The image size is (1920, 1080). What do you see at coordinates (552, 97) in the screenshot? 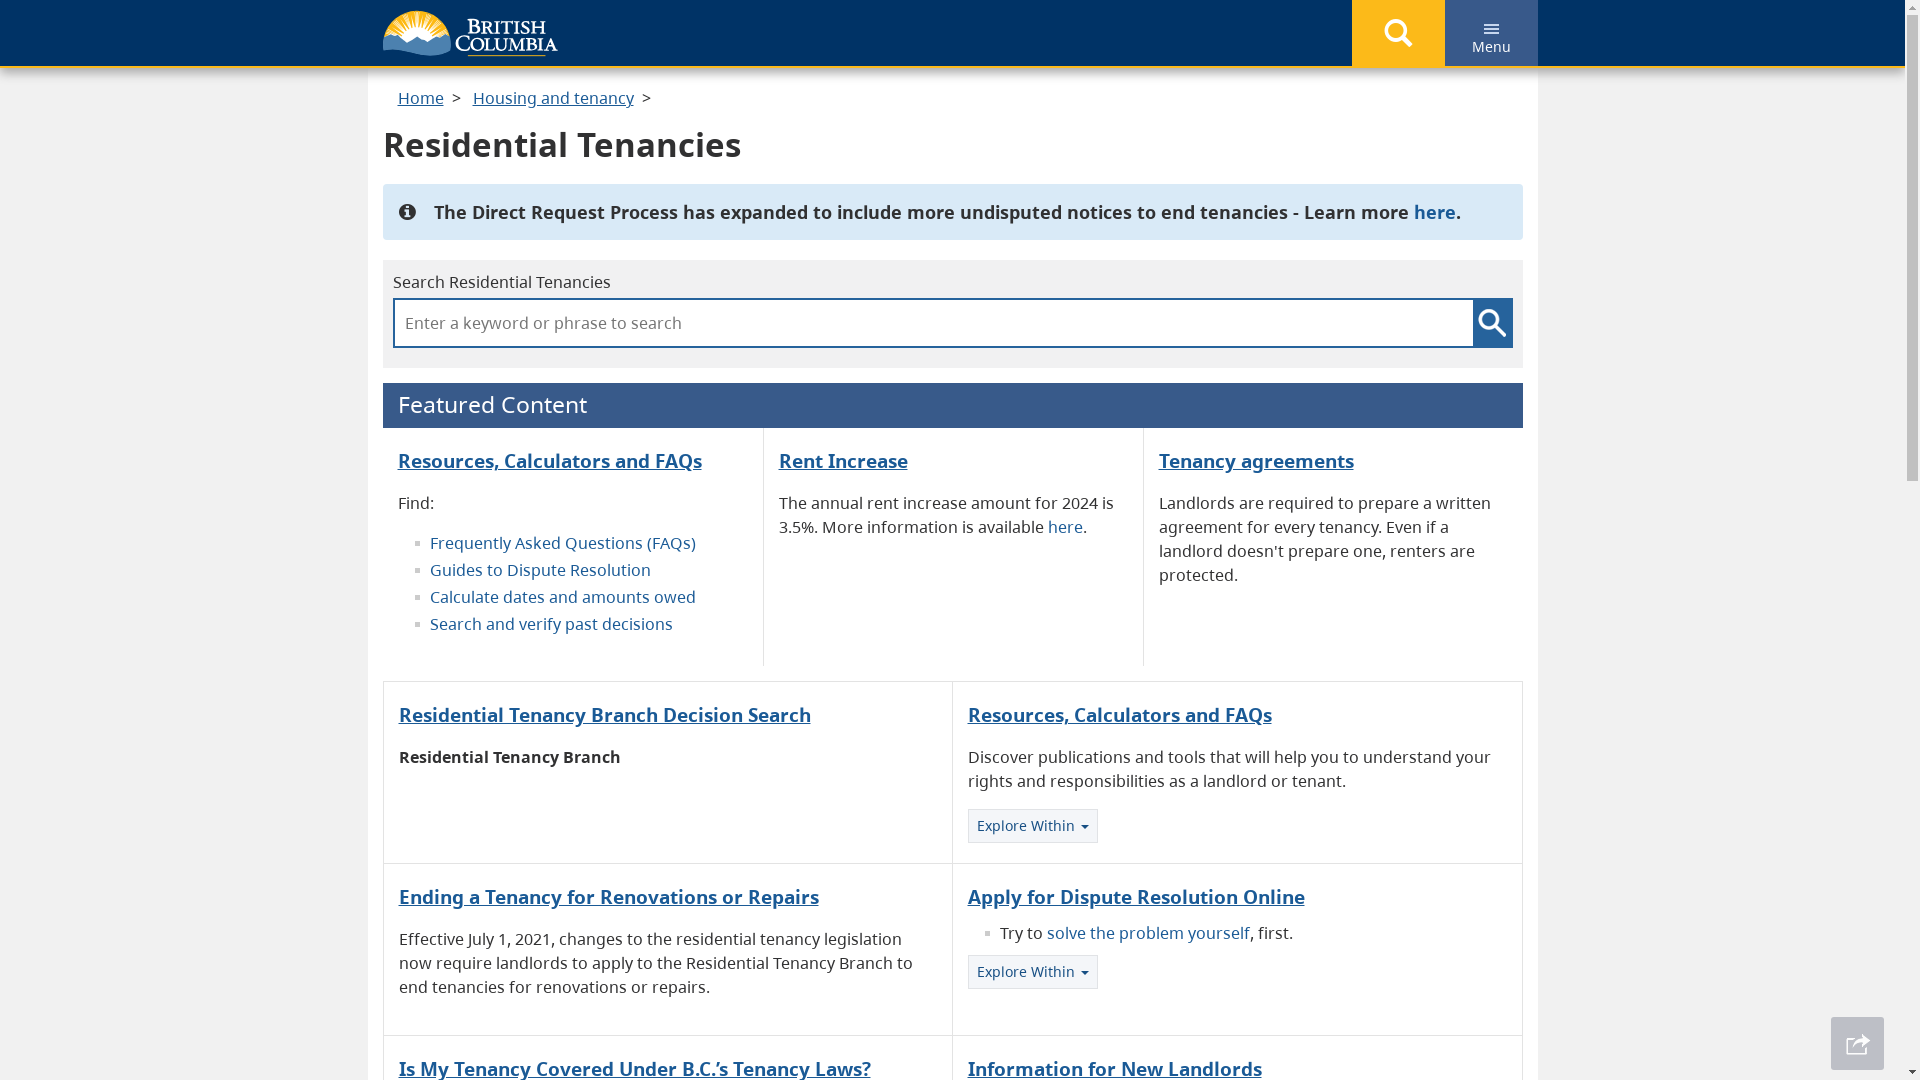
I see `'Housing and tenancy'` at bounding box center [552, 97].